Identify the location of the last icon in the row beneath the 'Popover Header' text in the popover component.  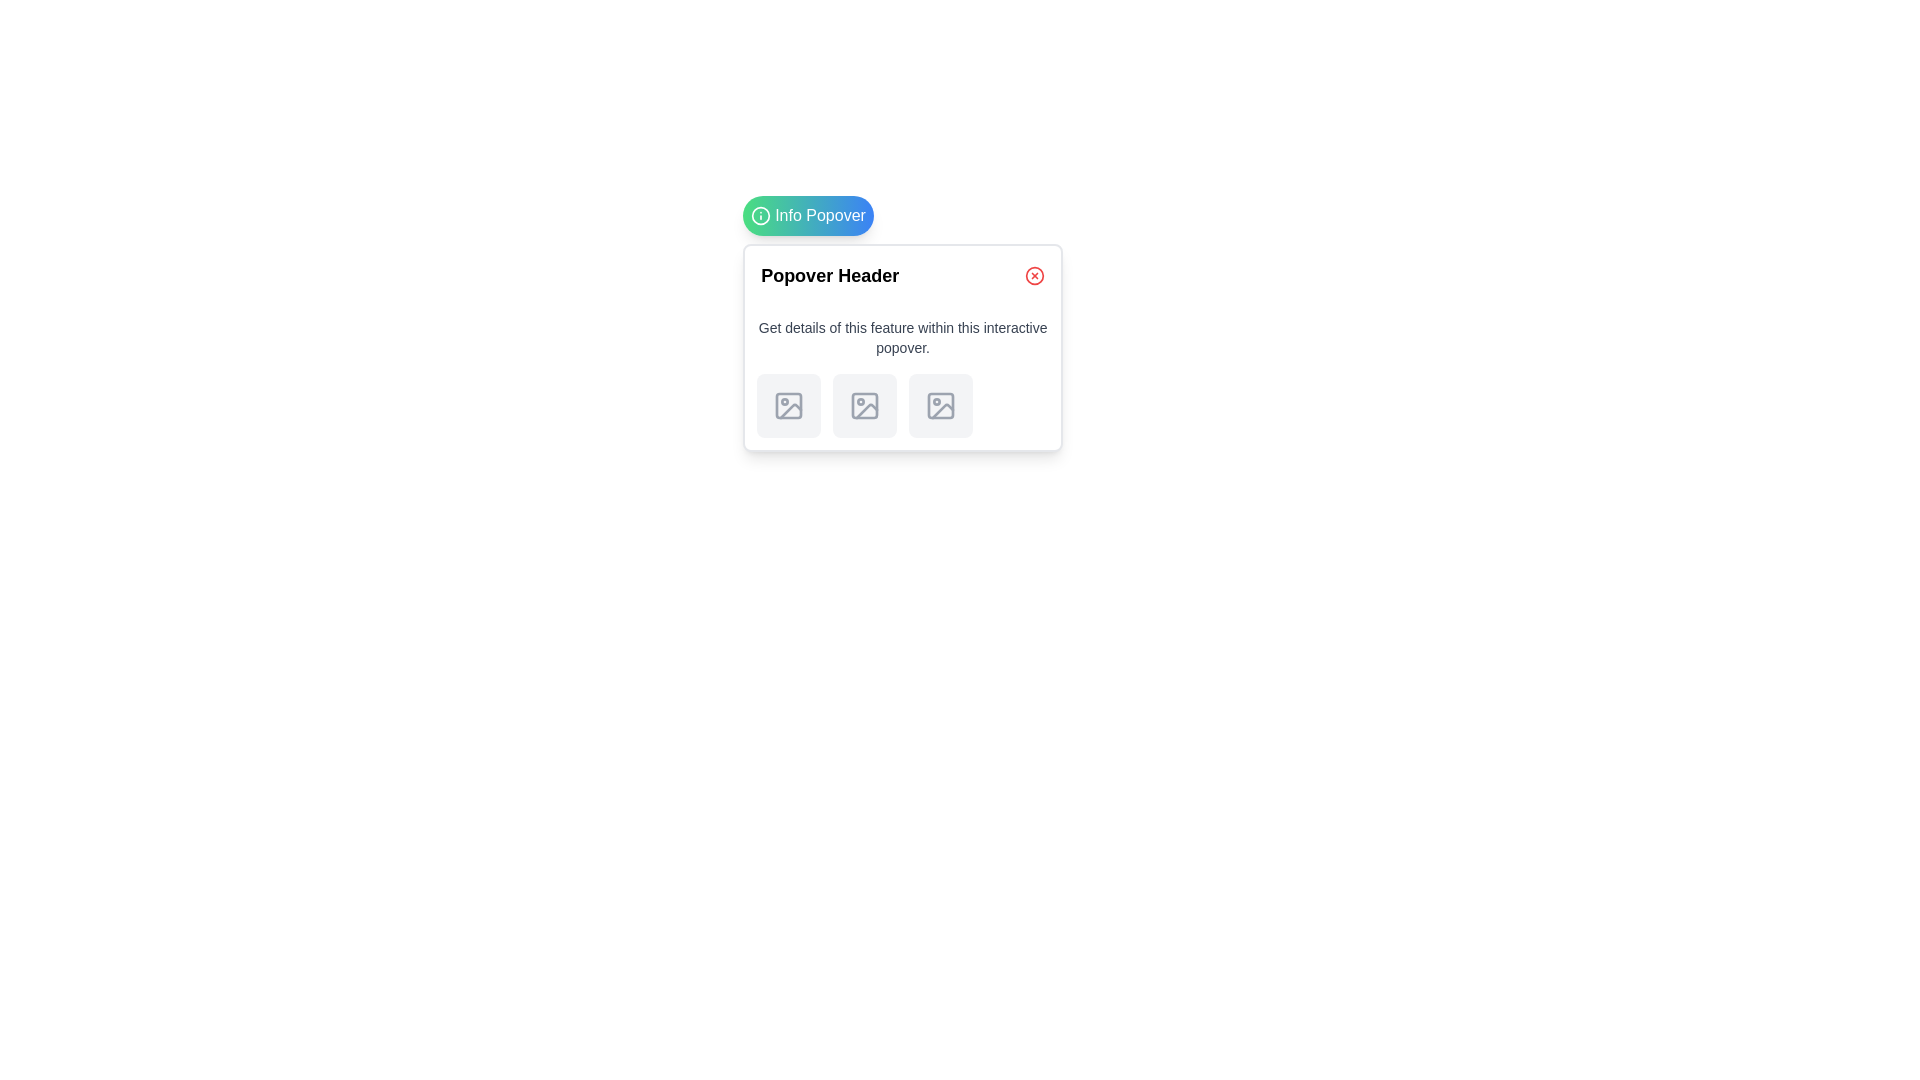
(942, 410).